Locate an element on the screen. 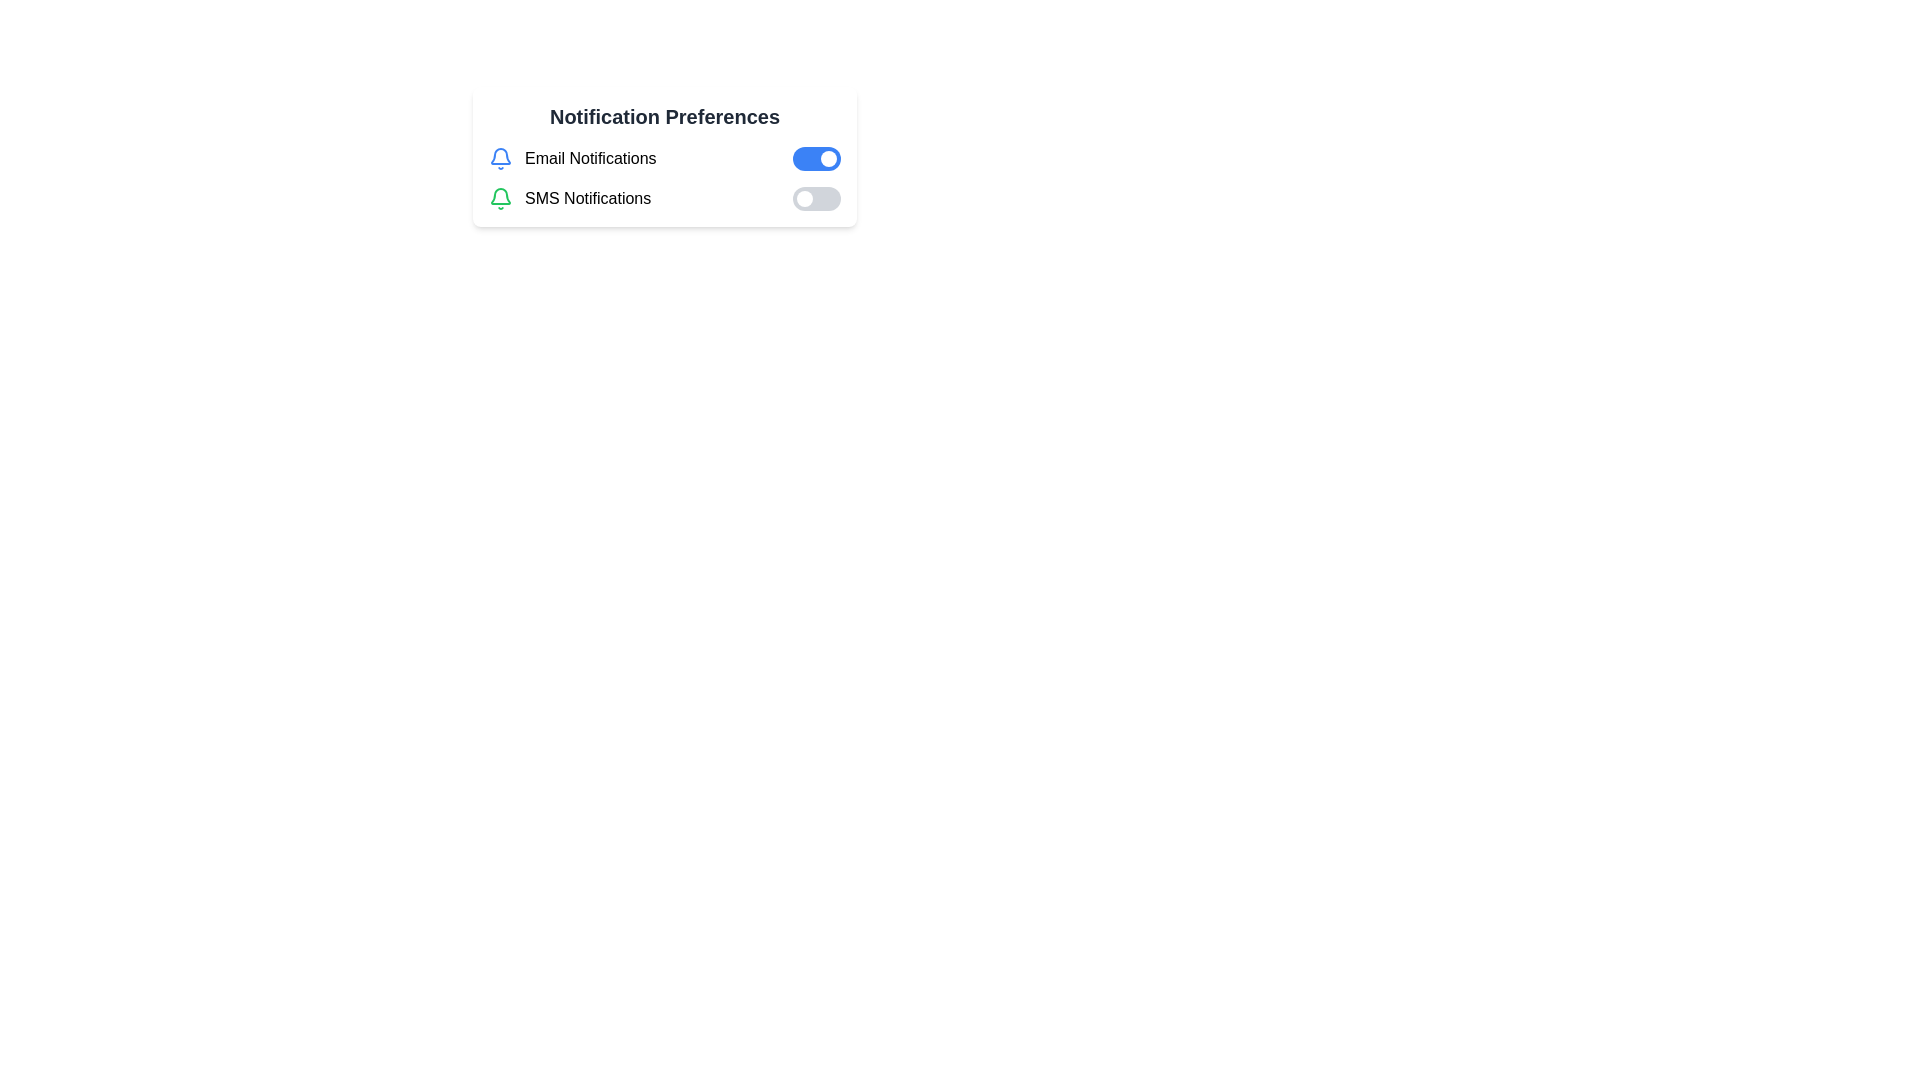 The image size is (1920, 1080). the blue bell icon representing 'Email Notifications' is located at coordinates (500, 157).